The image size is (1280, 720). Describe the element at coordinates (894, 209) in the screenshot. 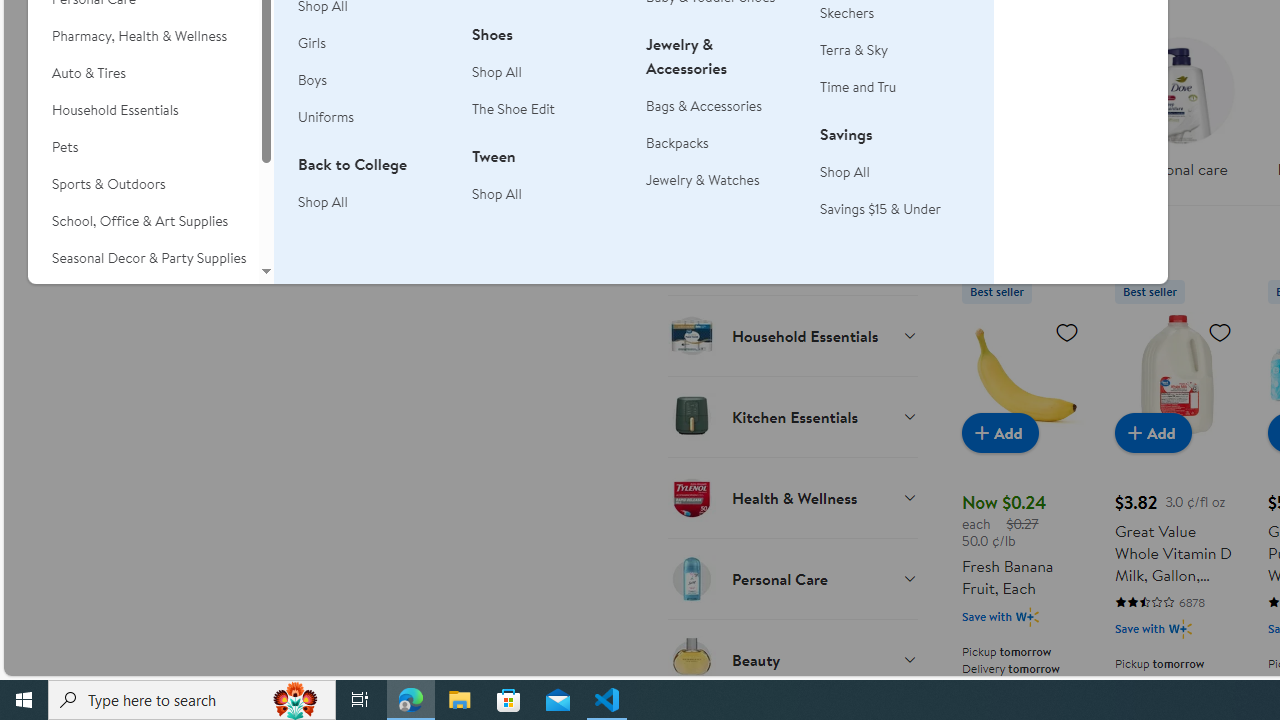

I see `'Savings $15 & Under'` at that location.